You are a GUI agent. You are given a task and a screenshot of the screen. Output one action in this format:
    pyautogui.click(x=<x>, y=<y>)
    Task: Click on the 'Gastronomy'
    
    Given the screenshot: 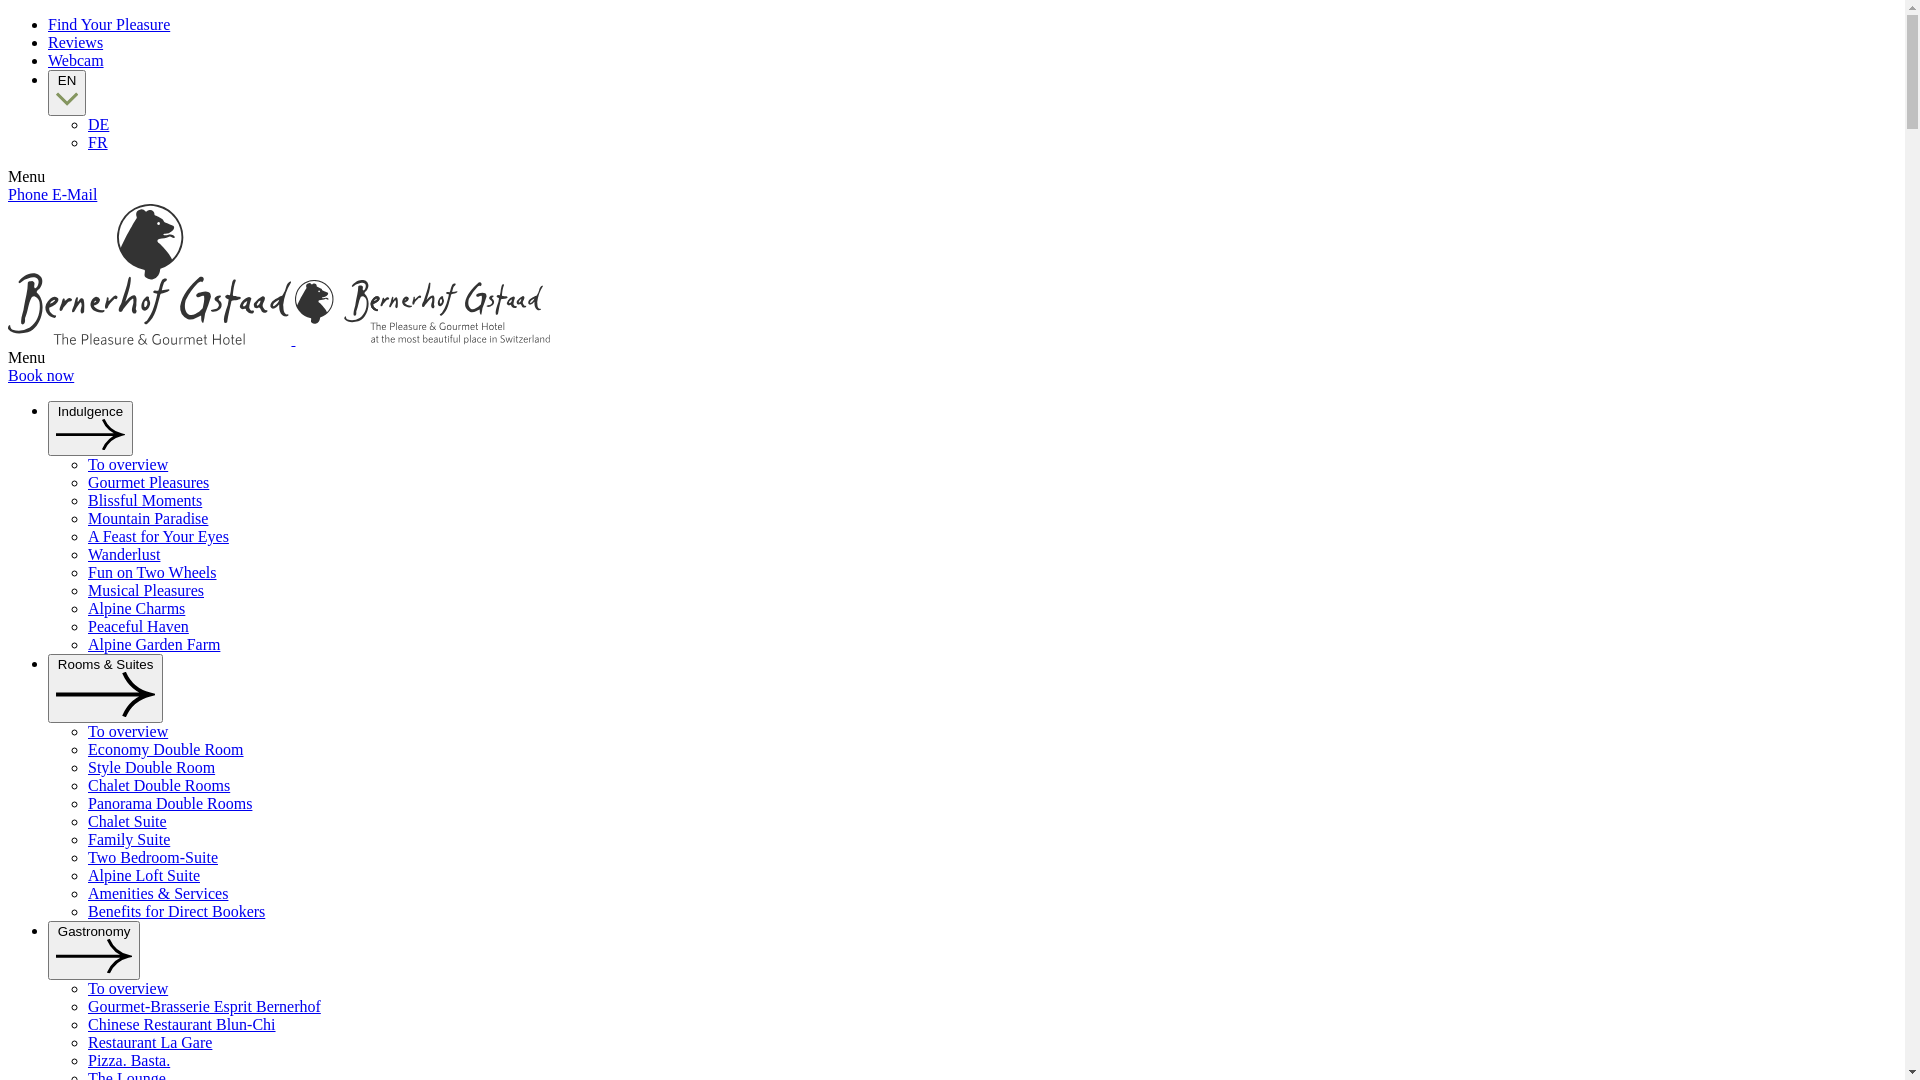 What is the action you would take?
    pyautogui.click(x=93, y=949)
    